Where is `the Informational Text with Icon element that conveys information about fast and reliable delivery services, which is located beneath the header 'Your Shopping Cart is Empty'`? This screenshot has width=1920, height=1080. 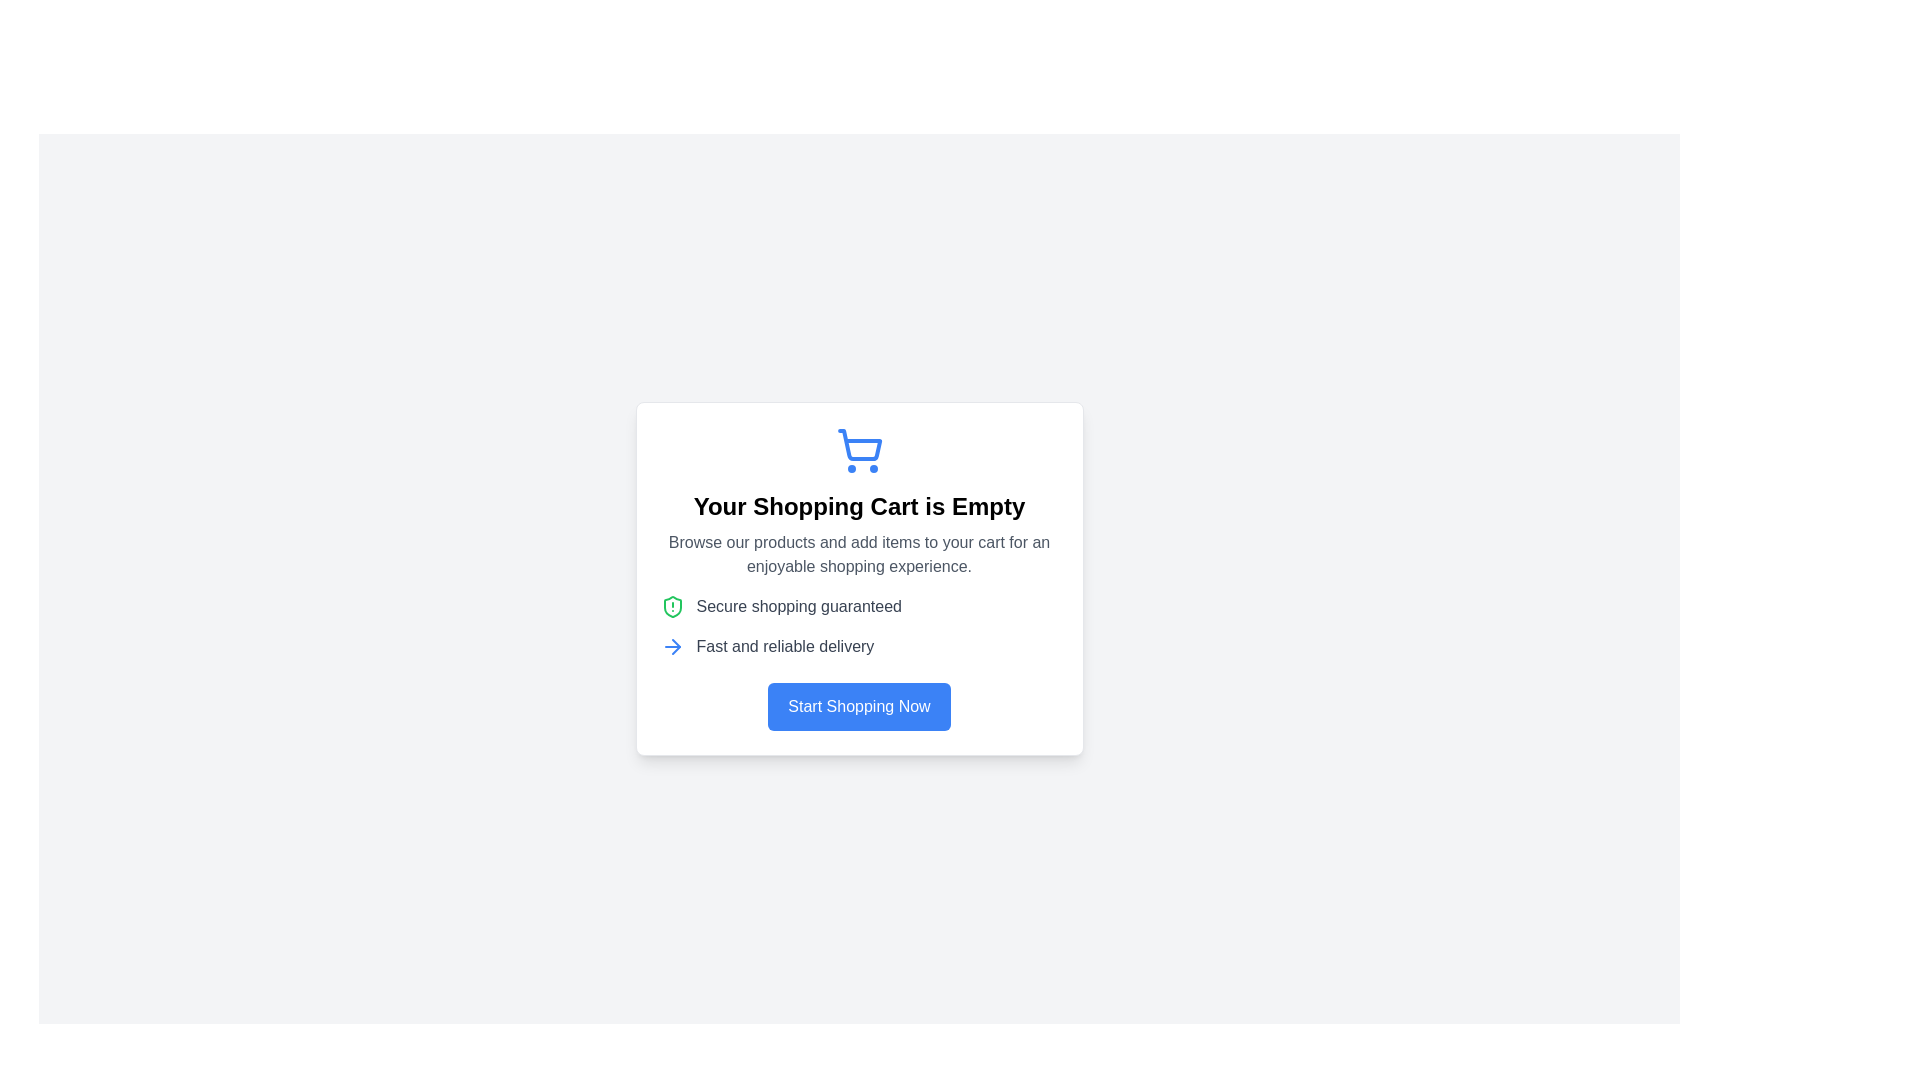
the Informational Text with Icon element that conveys information about fast and reliable delivery services, which is located beneath the header 'Your Shopping Cart is Empty' is located at coordinates (859, 647).